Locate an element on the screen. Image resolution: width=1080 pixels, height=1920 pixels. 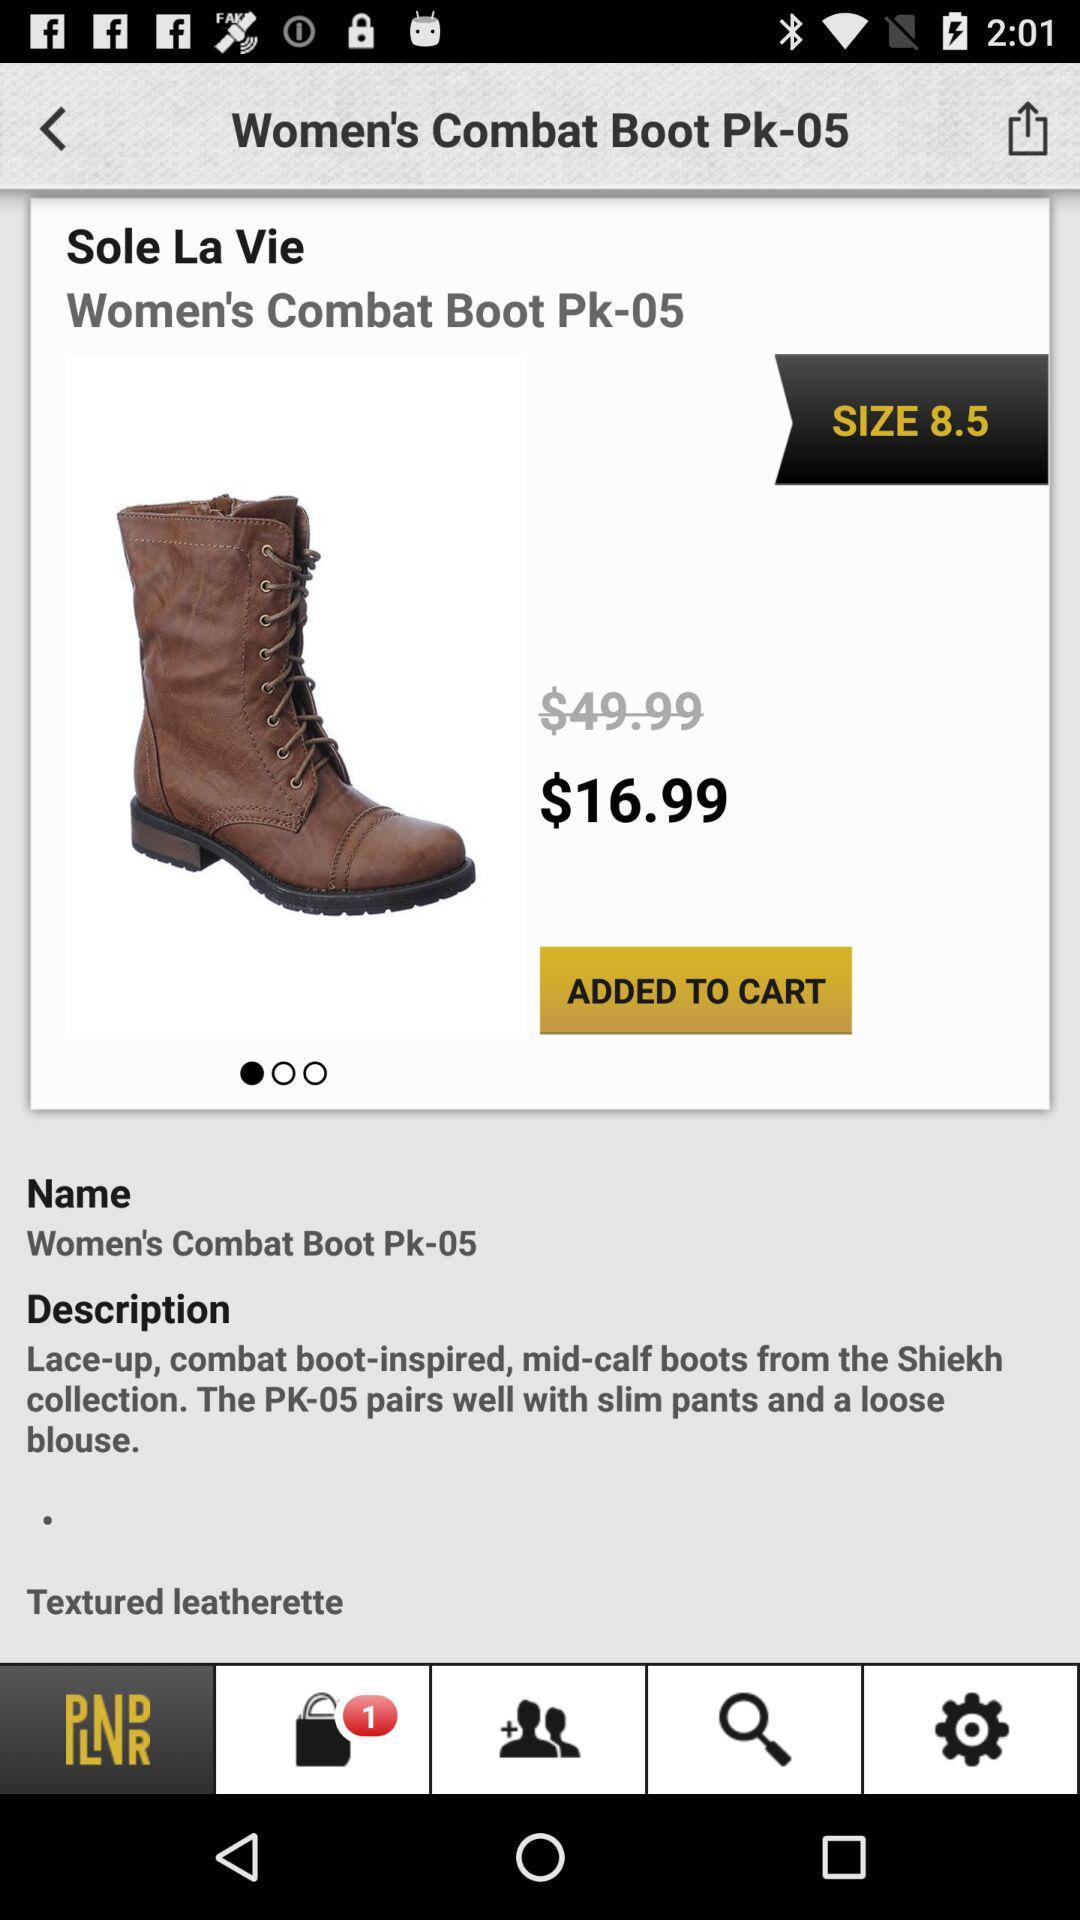
size 85 is located at coordinates (910, 418).